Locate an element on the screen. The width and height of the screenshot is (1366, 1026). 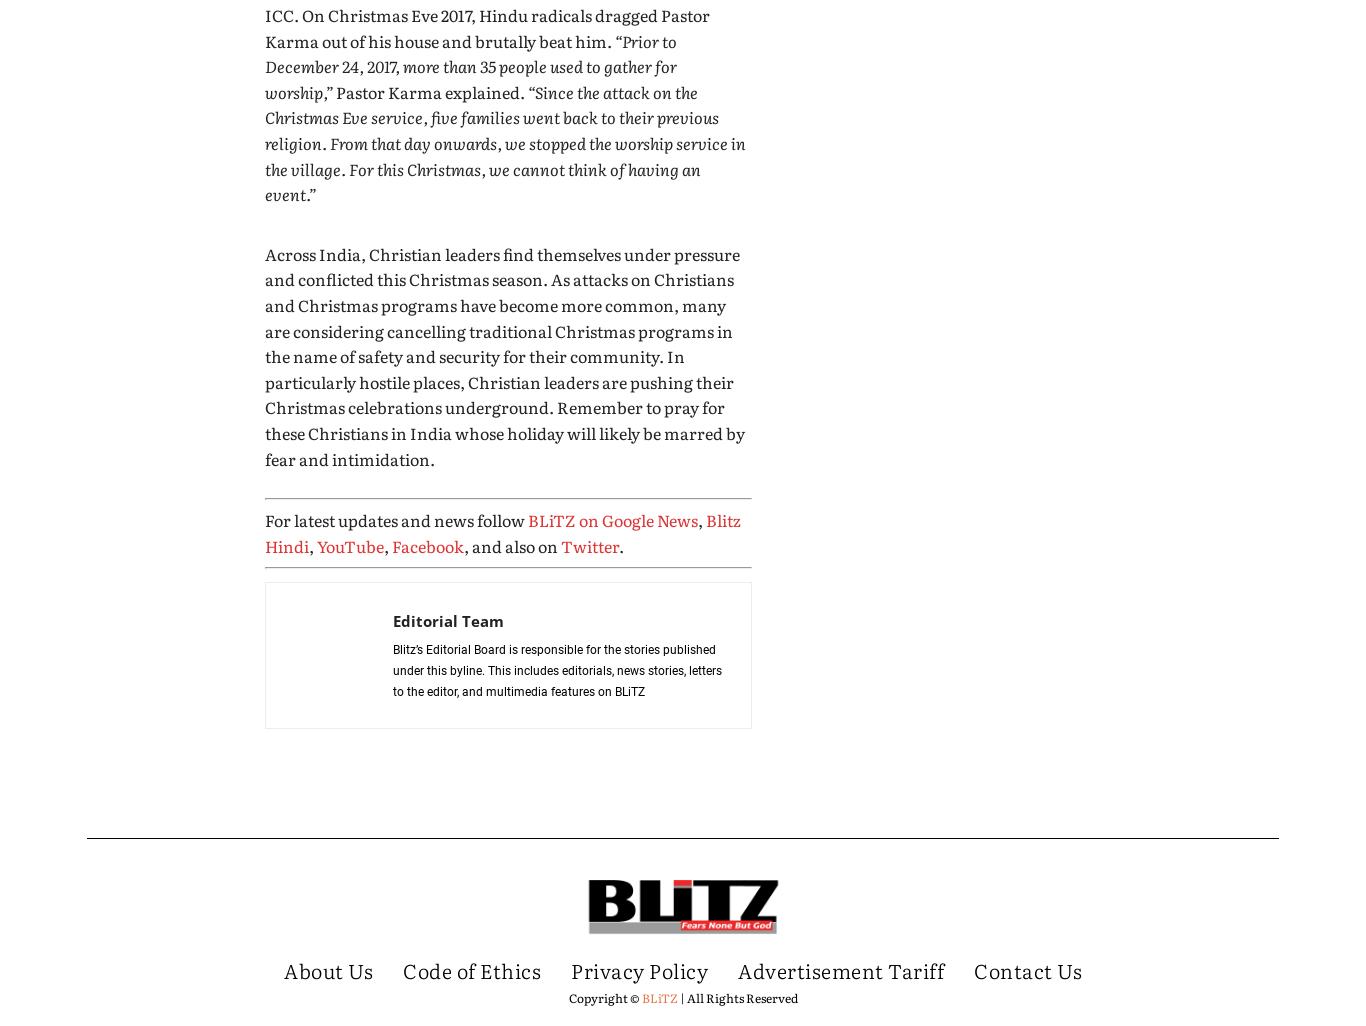
'Pastor Karma explained.' is located at coordinates (429, 90).